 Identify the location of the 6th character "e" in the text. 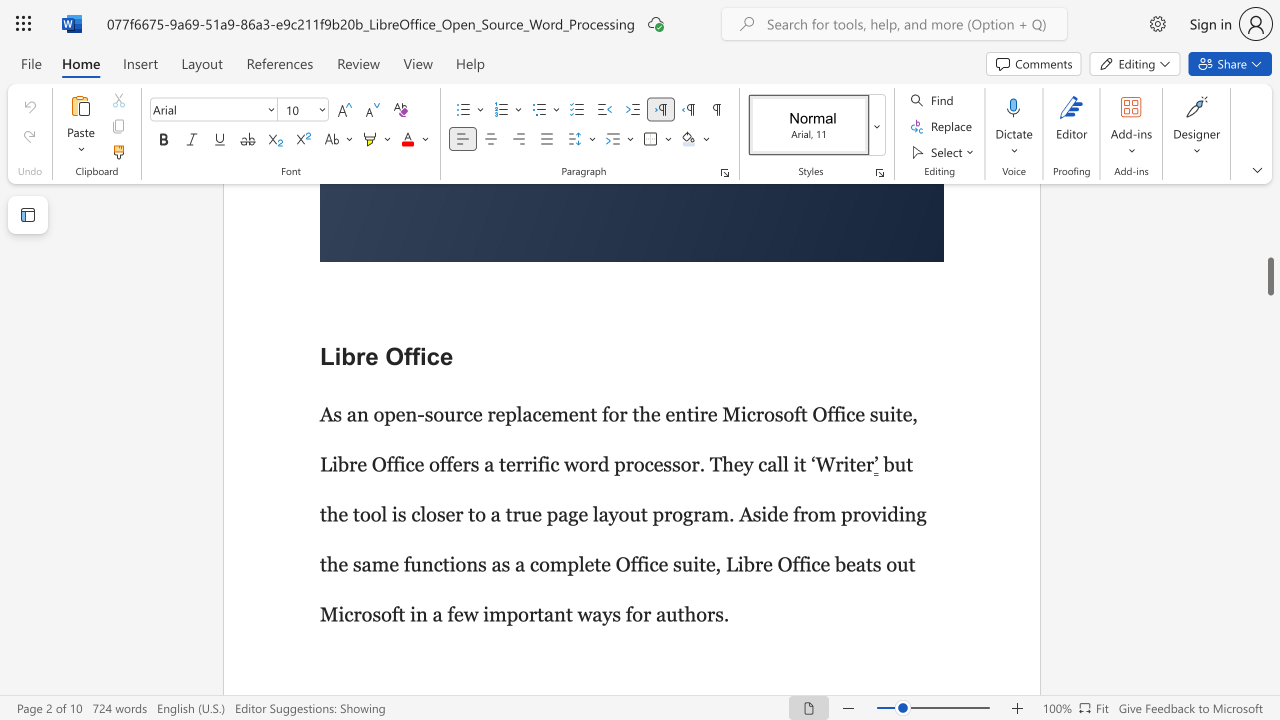
(343, 564).